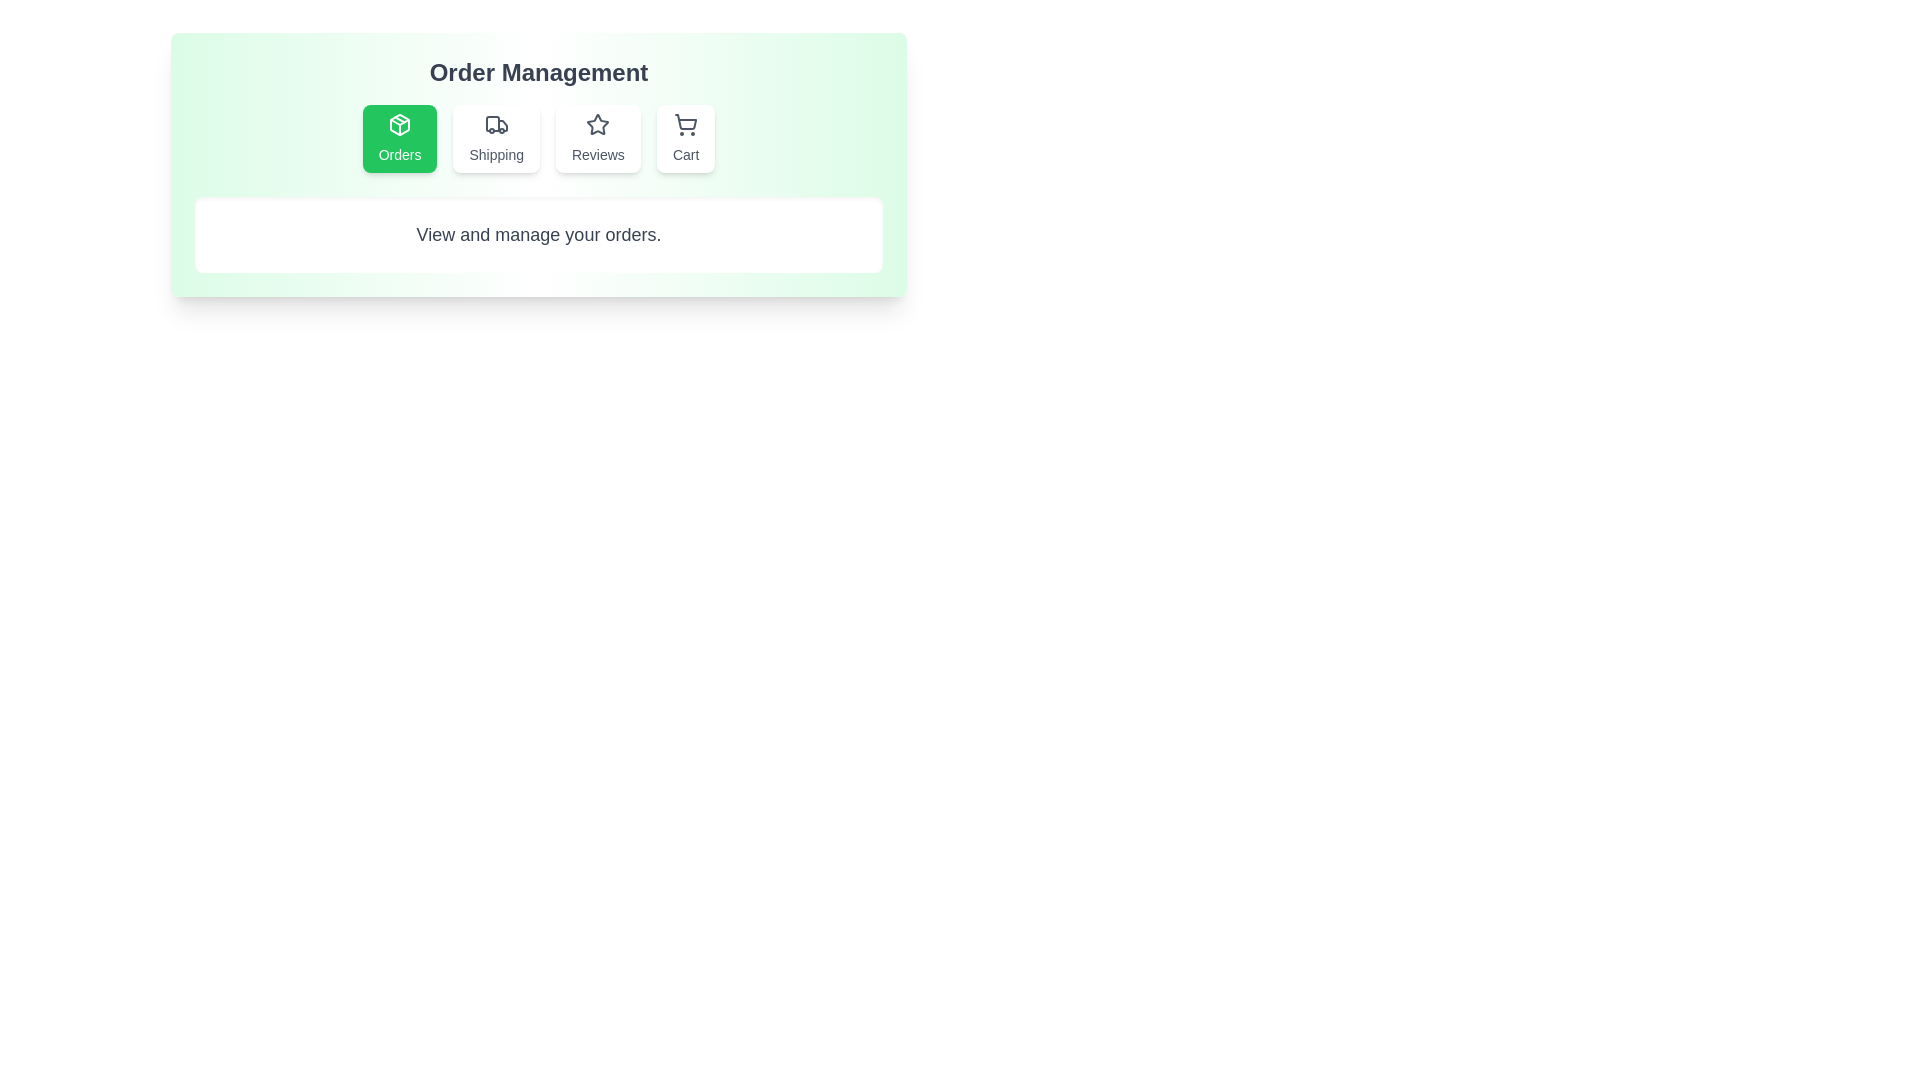 The height and width of the screenshot is (1080, 1920). Describe the element at coordinates (400, 153) in the screenshot. I see `'Orders' text label within the green button located at the top-left corner of the menu section for reading or accessibility purposes` at that location.